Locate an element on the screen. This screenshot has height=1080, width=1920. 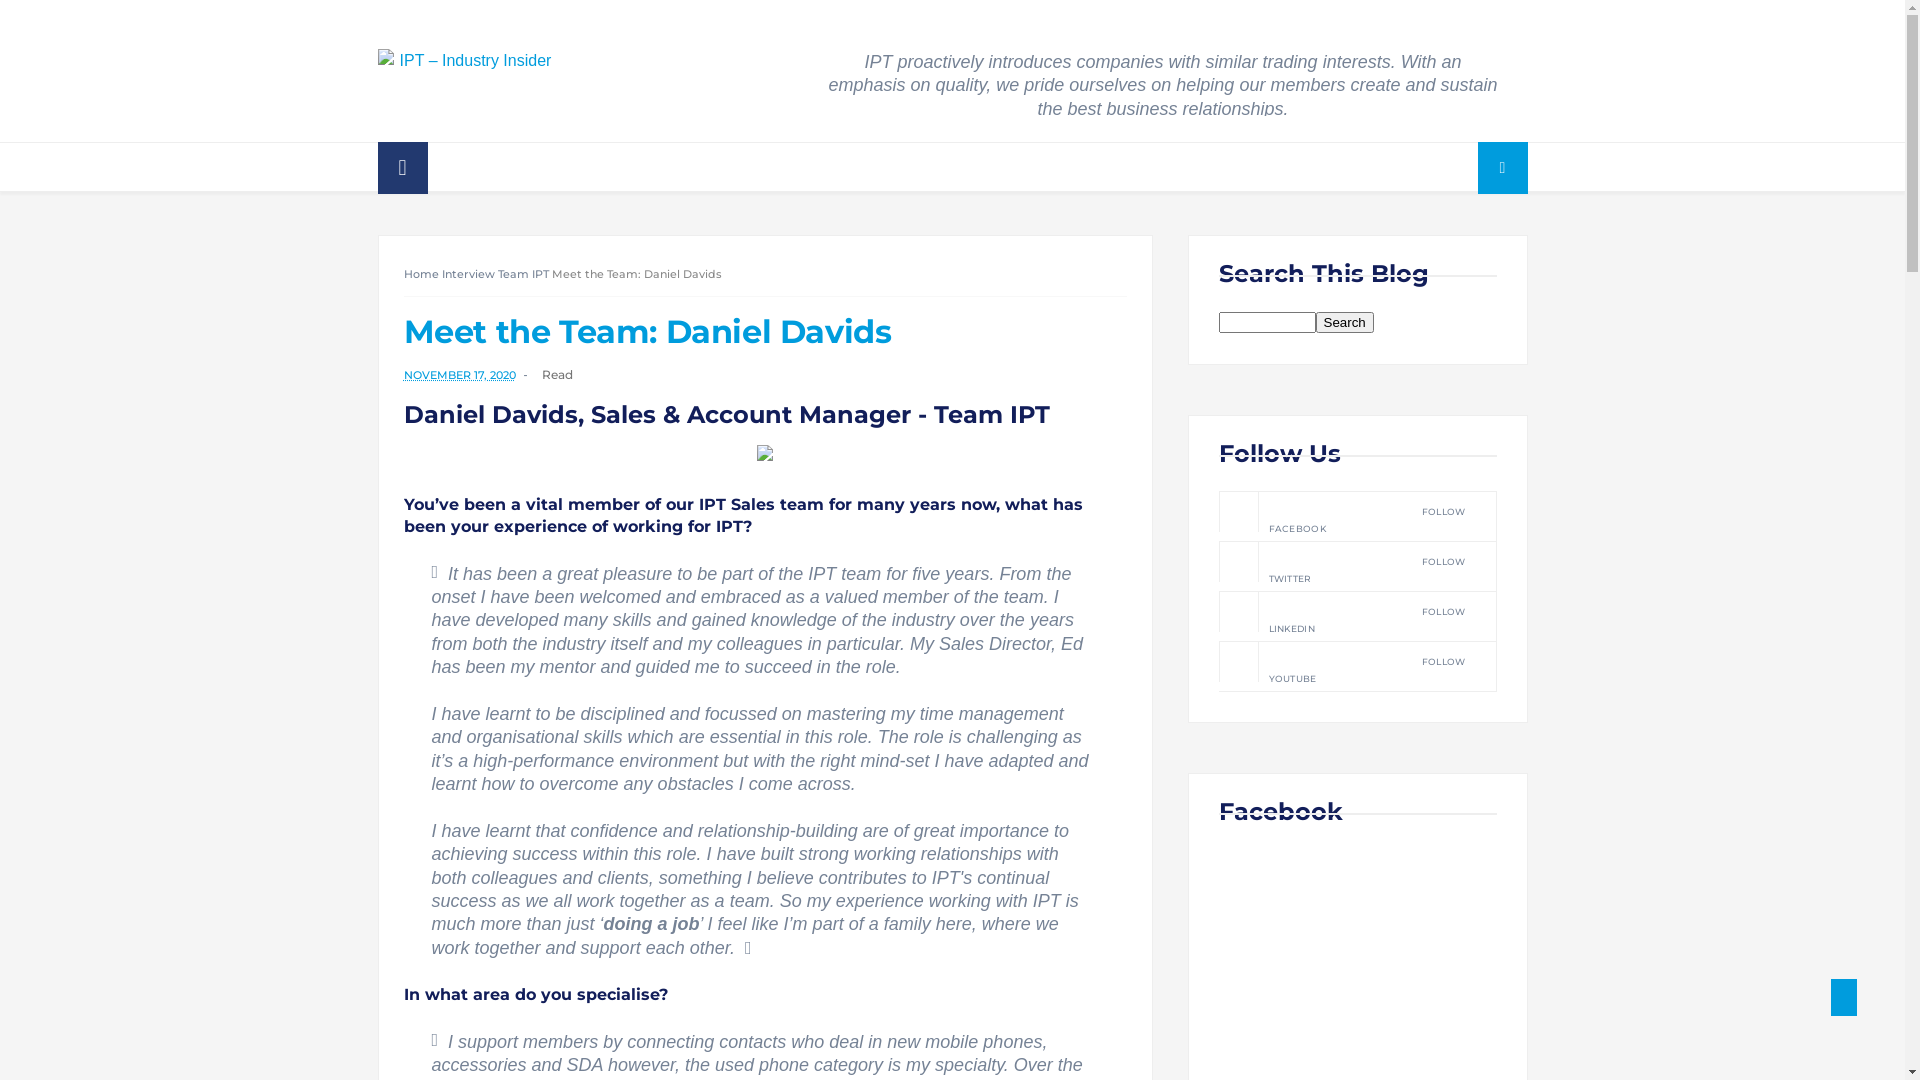
'TWITTER is located at coordinates (1217, 566).